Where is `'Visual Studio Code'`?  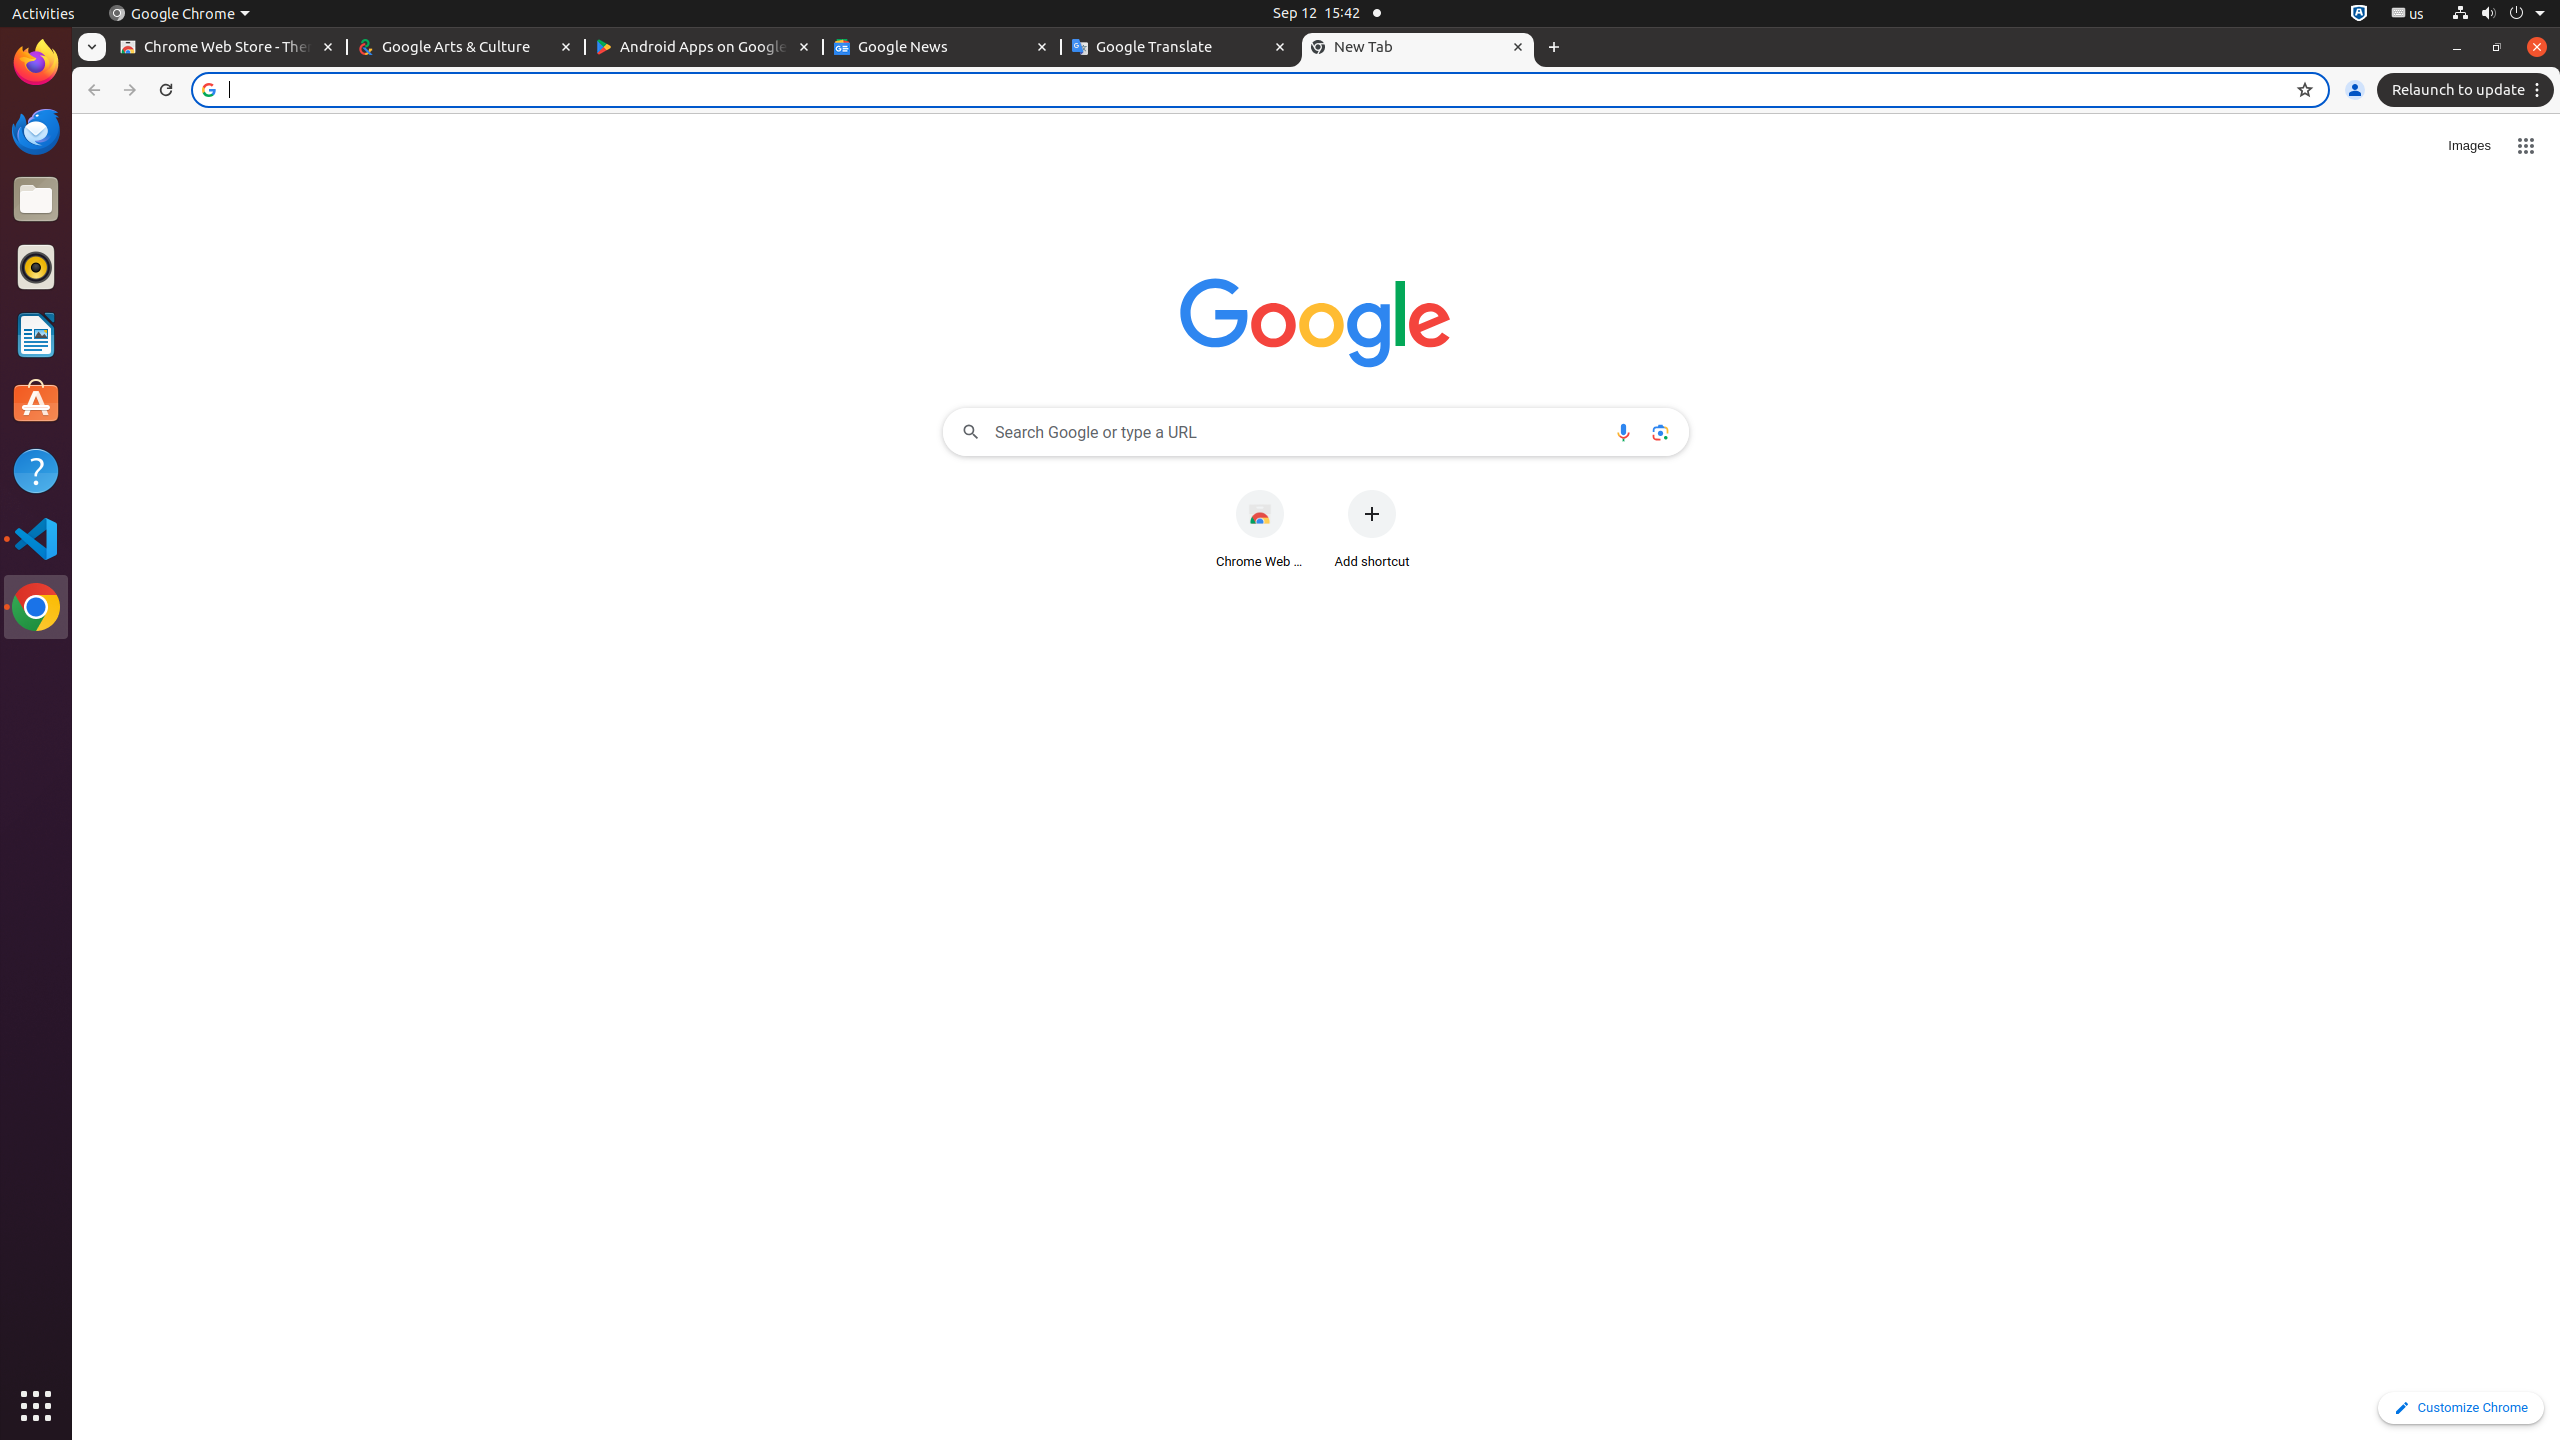 'Visual Studio Code' is located at coordinates (36, 537).